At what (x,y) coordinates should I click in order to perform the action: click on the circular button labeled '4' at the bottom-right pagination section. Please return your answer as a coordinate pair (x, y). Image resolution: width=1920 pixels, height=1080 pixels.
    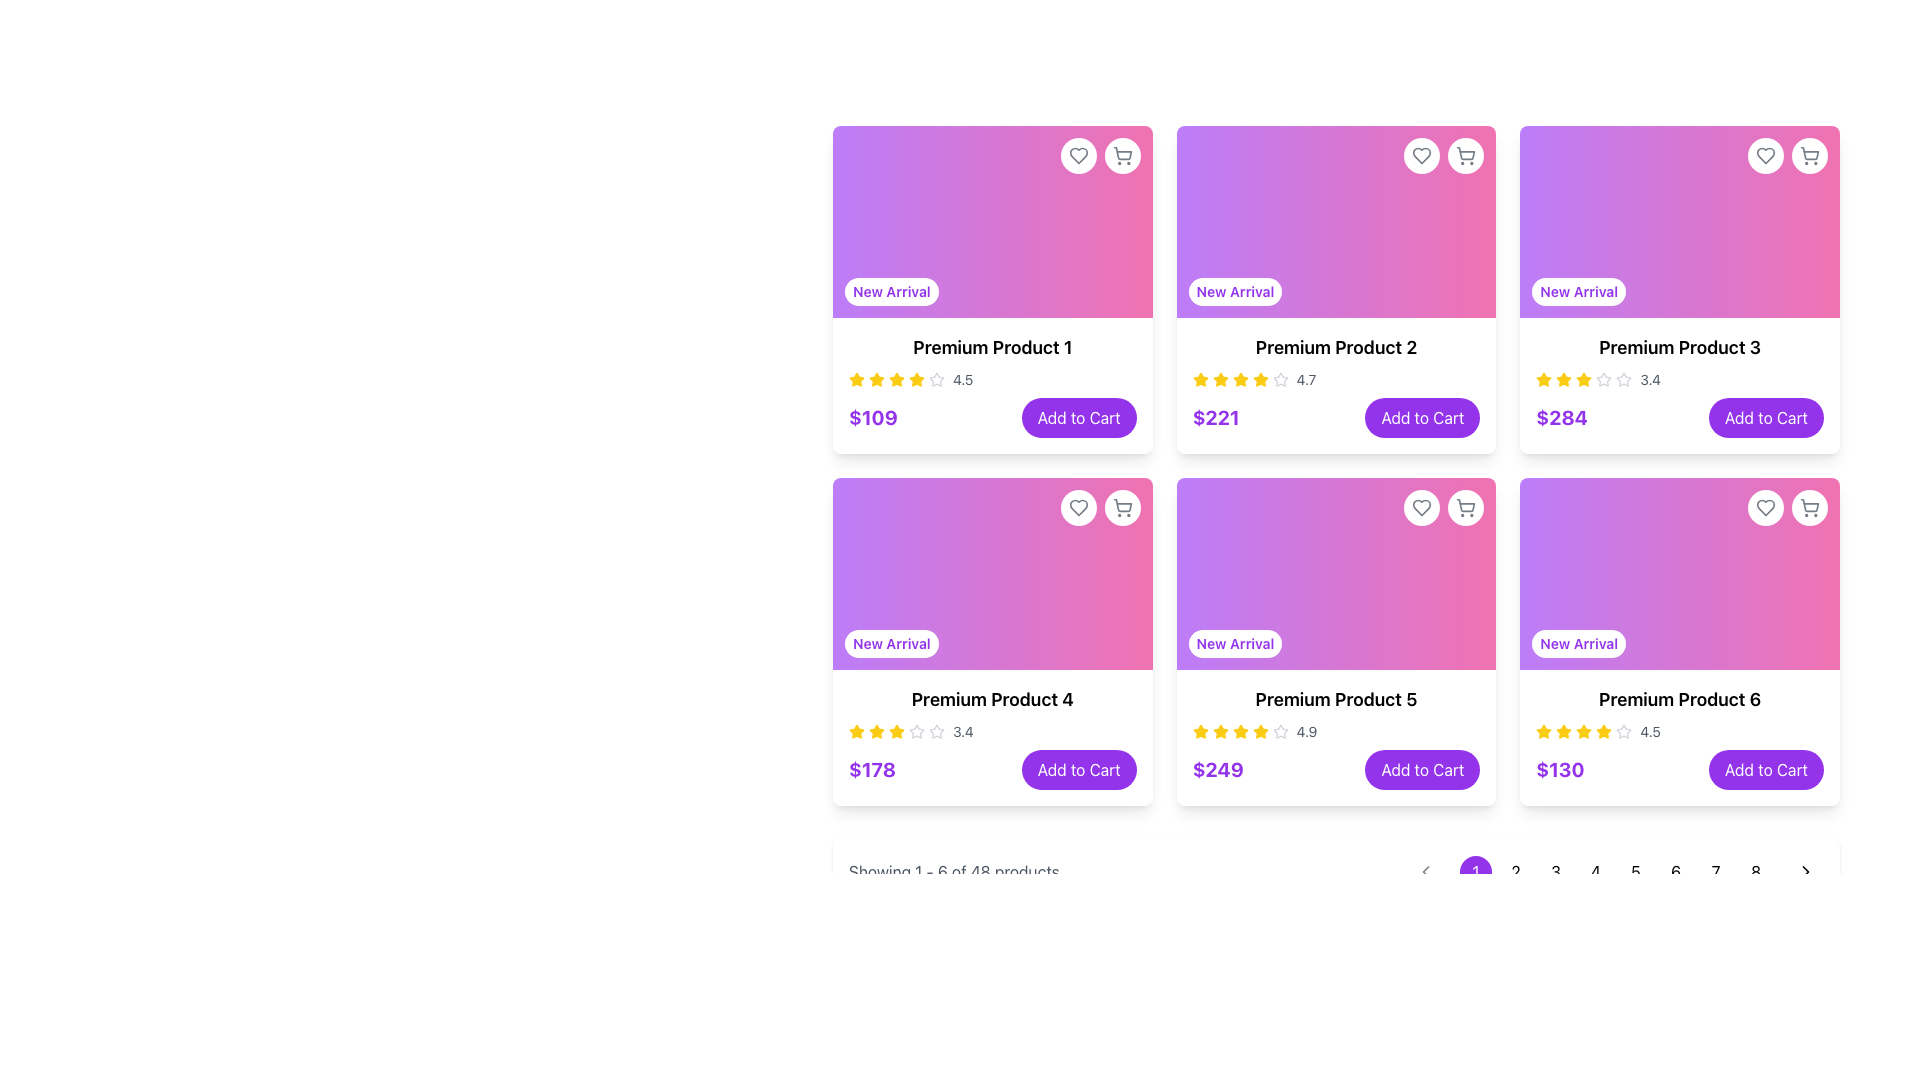
    Looking at the image, I should click on (1595, 870).